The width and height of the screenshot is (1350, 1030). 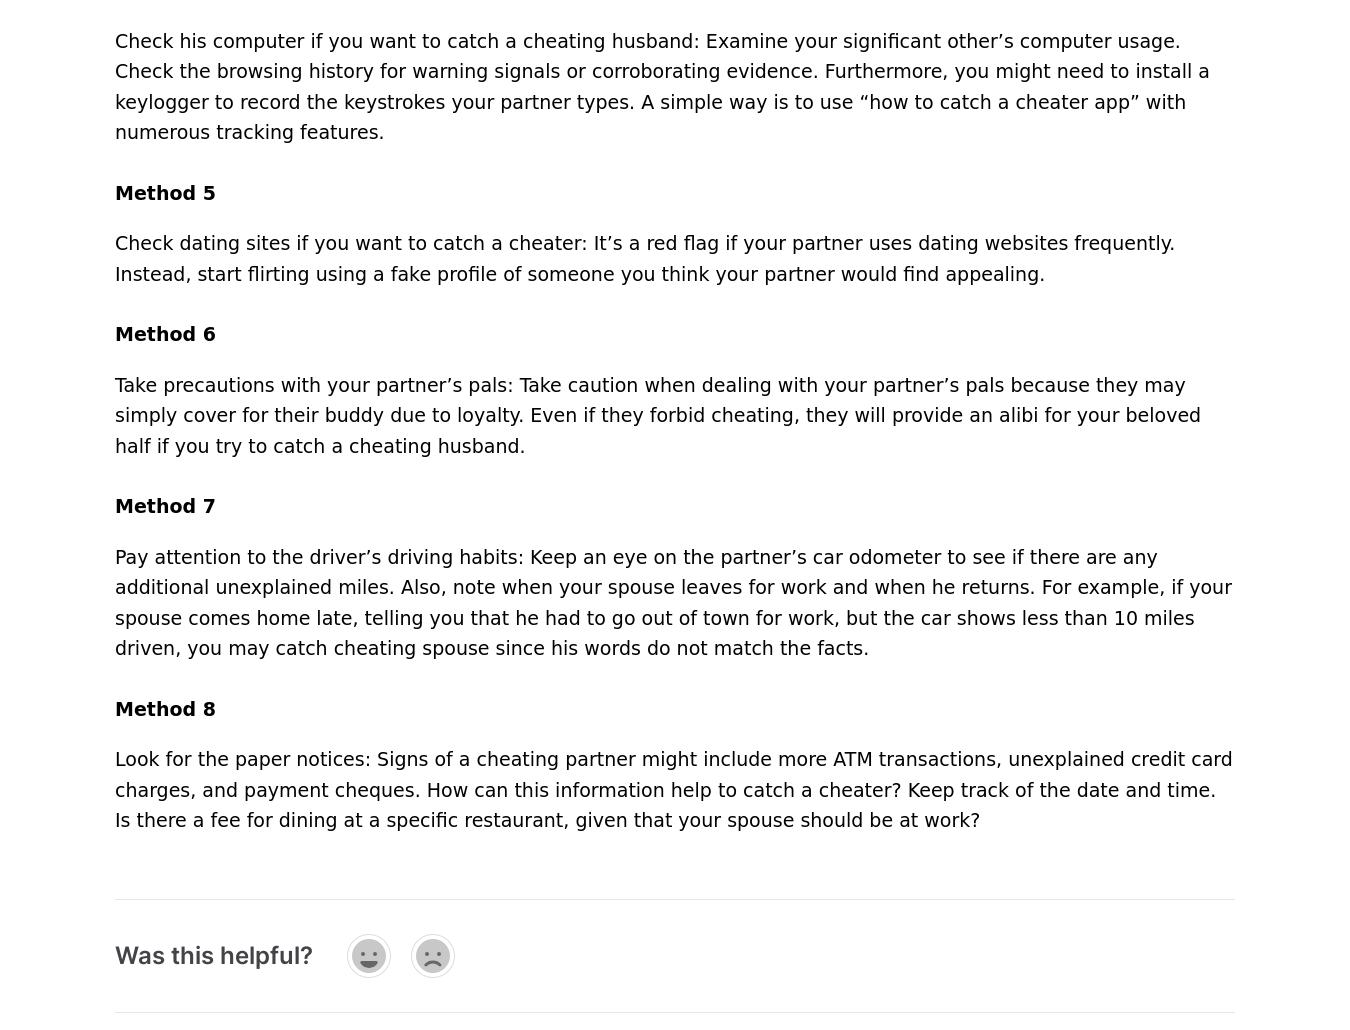 I want to click on 'Pay attention to the driver’s driving habits: Keep an eye on the partner’s car odometer to see if there are any additional unexplained miles. Also, note when your spouse leaves for work and when he returns. For example, if your spouse comes home late, telling you that he had to go out of town for work, but the car shows less than 10 miles driven, you may catch cheating spouse since his words do not match the facts.', so click(x=672, y=601).